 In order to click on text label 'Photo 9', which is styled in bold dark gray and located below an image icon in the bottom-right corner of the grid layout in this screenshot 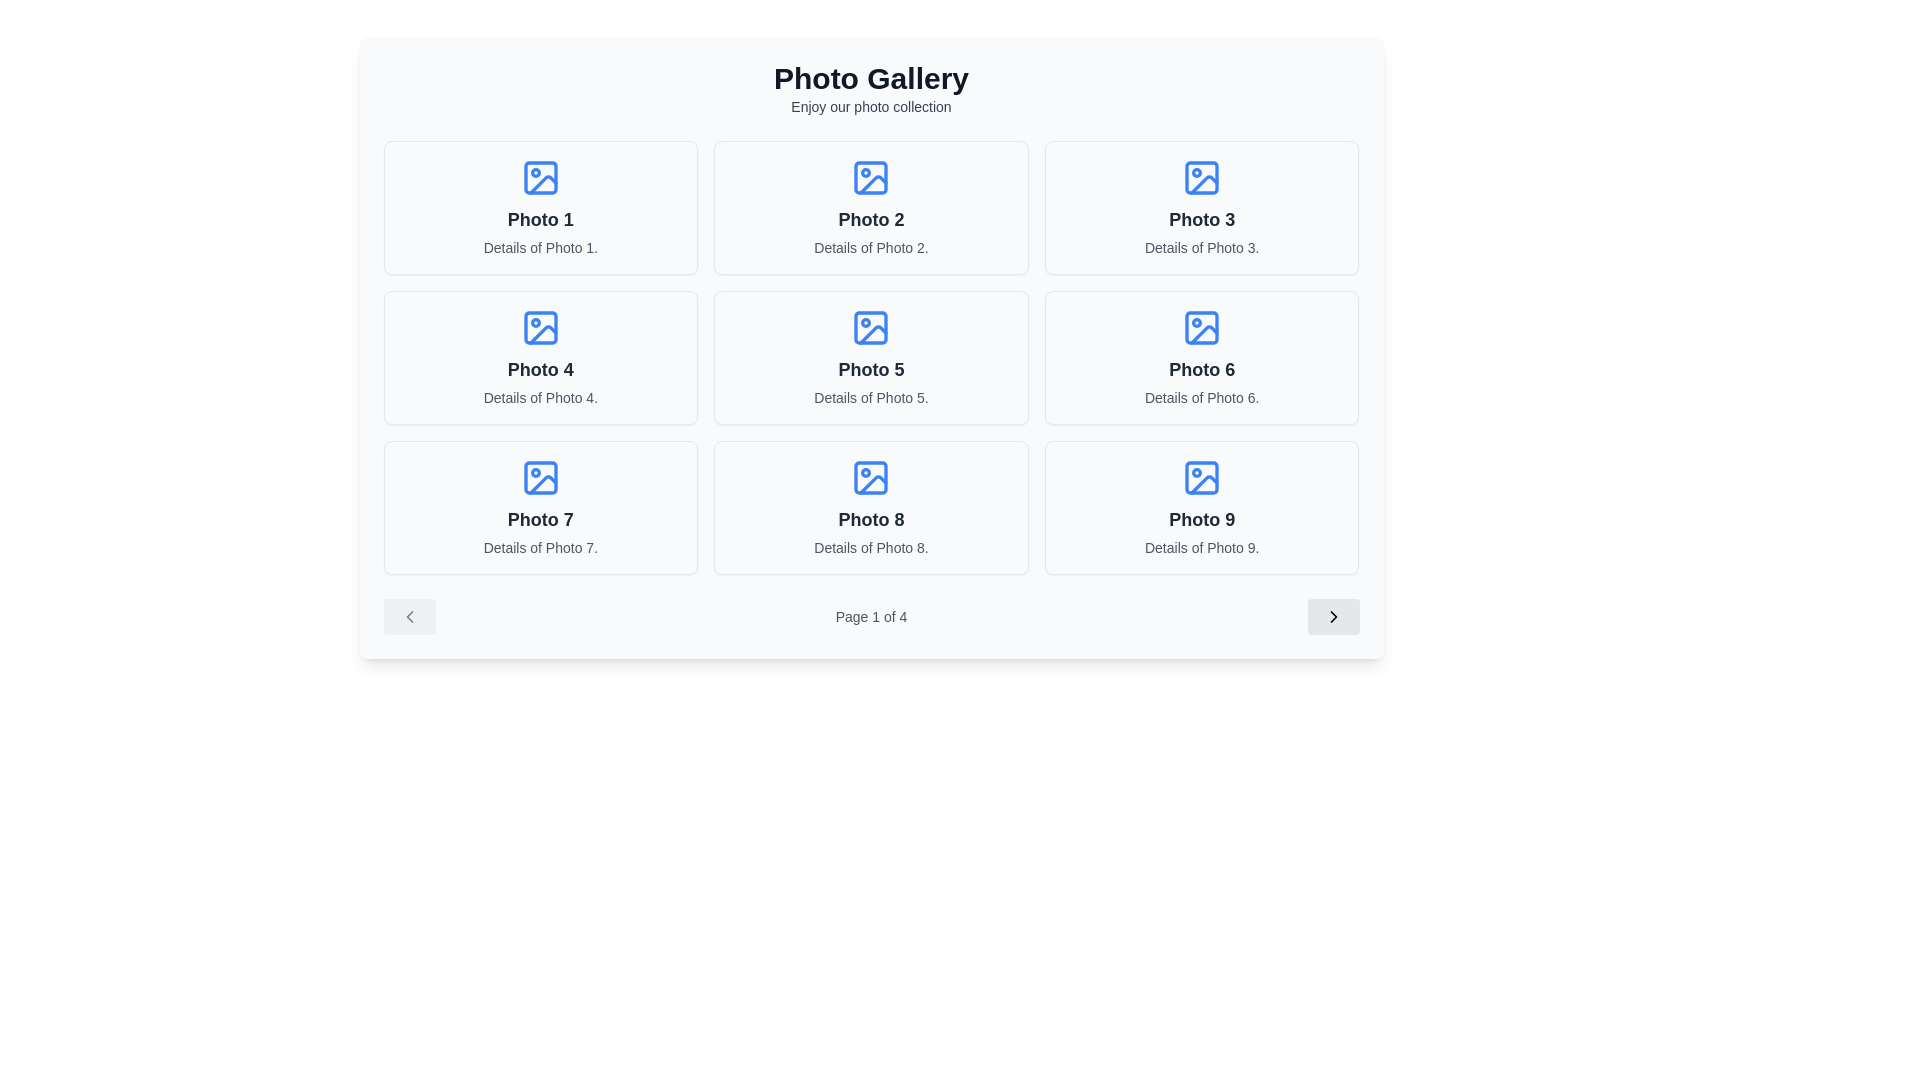, I will do `click(1201, 519)`.